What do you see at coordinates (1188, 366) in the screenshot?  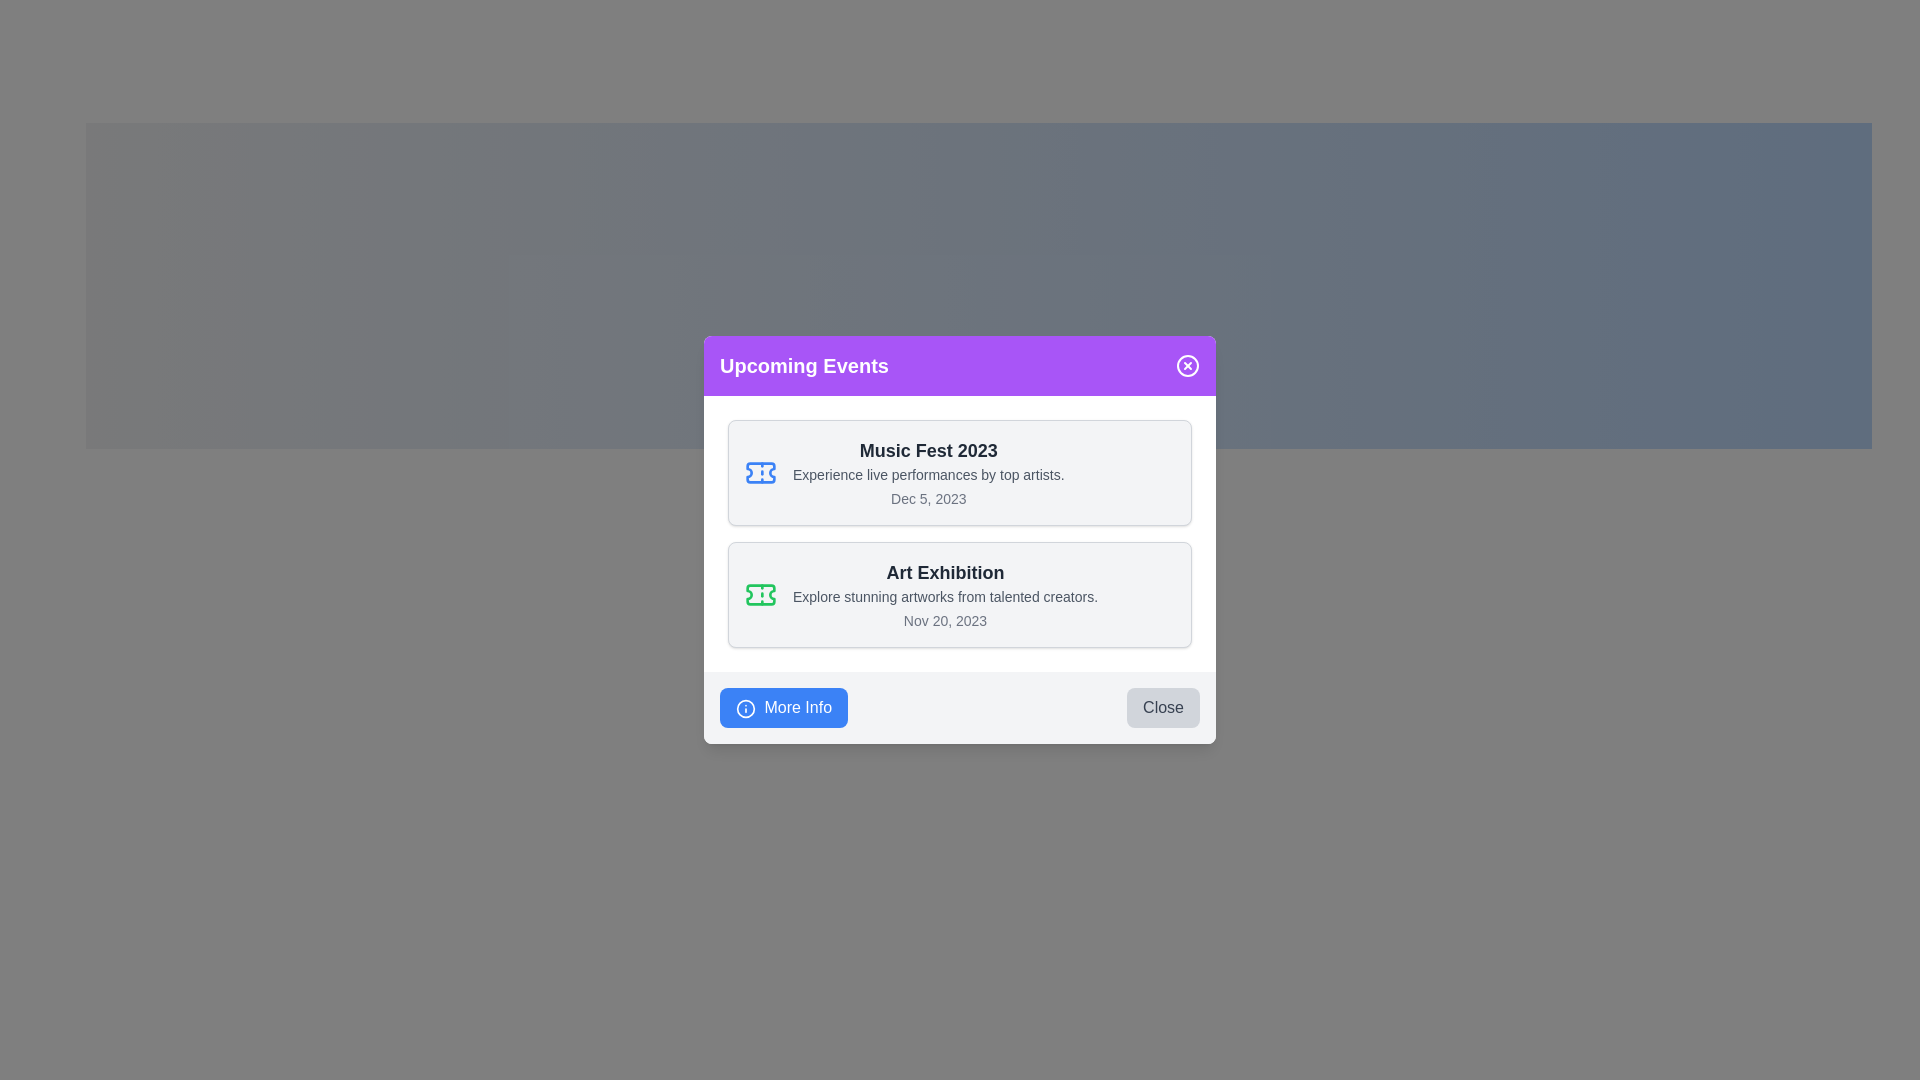 I see `the circular close button with a cross mark located in the top-right corner of the purple header bar of the 'Upcoming Events' modal` at bounding box center [1188, 366].